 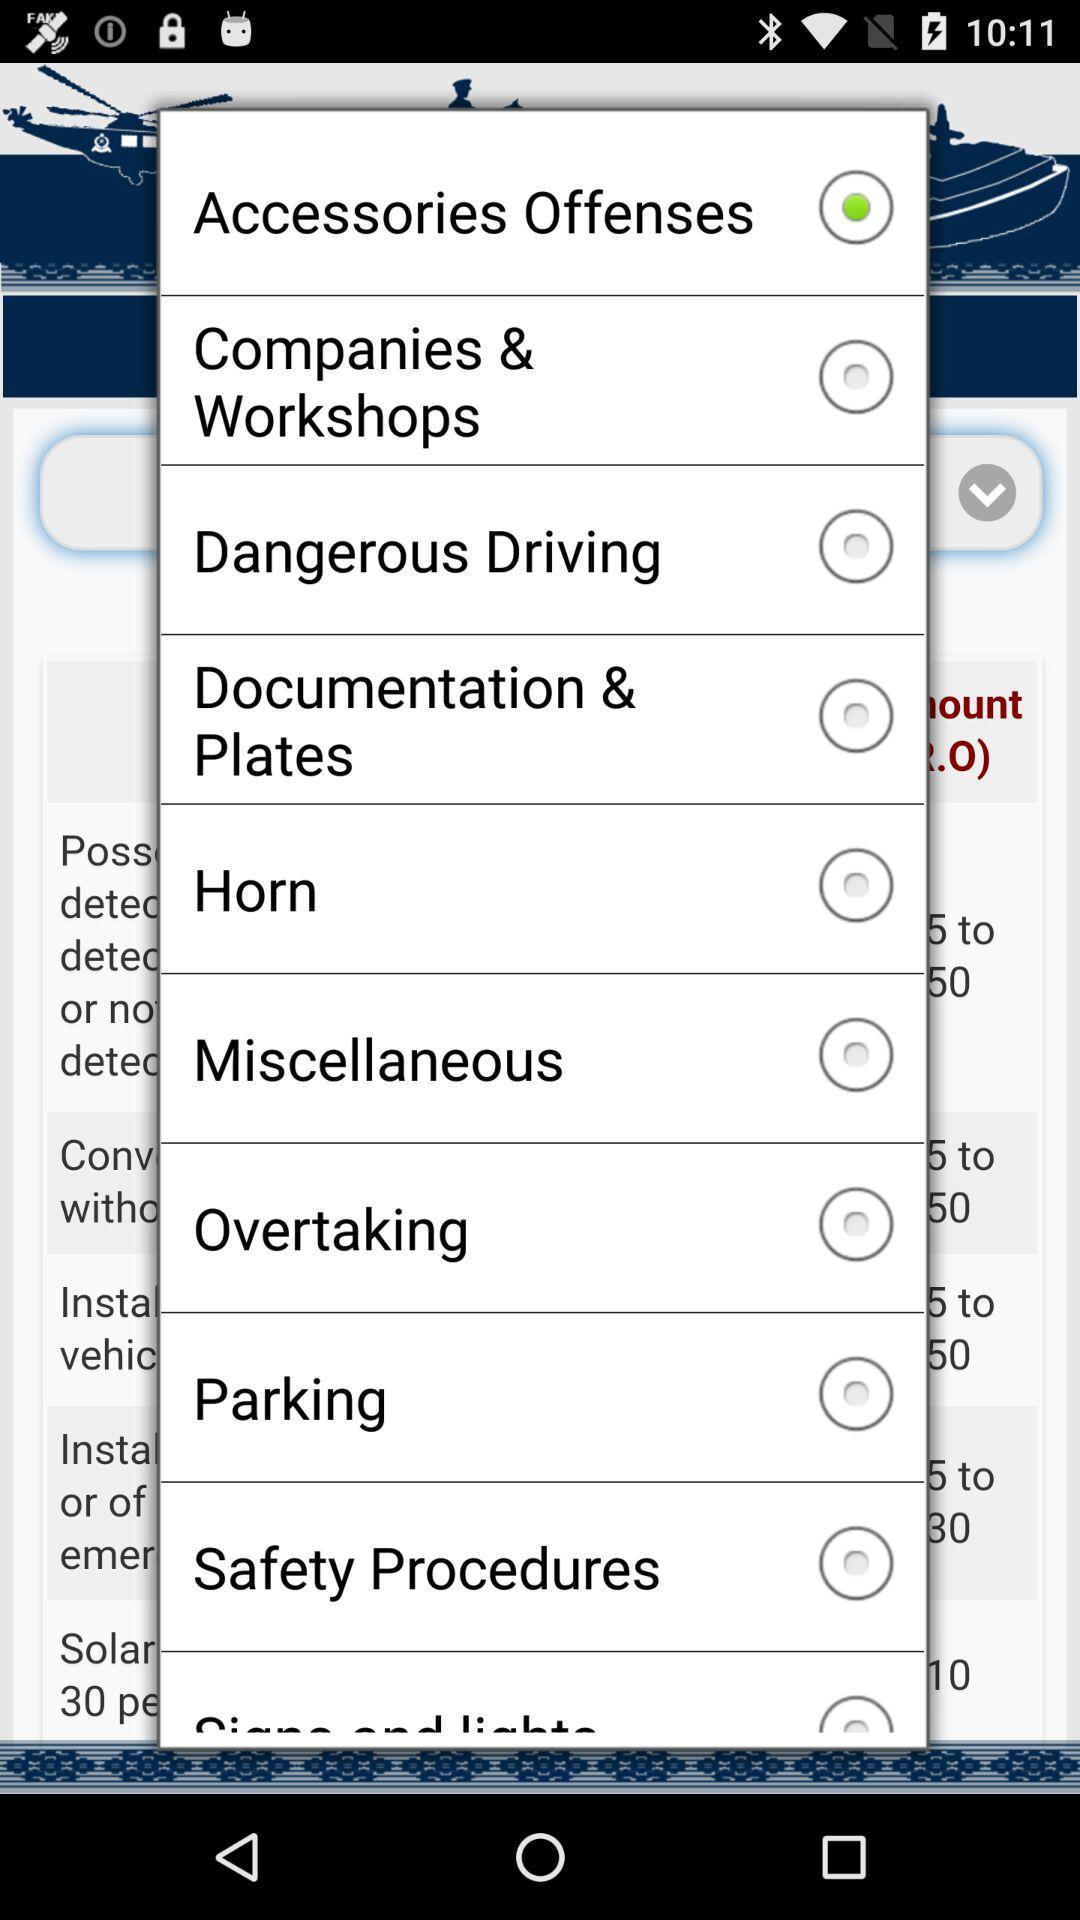 What do you see at coordinates (542, 887) in the screenshot?
I see `item below documentation & plates` at bounding box center [542, 887].